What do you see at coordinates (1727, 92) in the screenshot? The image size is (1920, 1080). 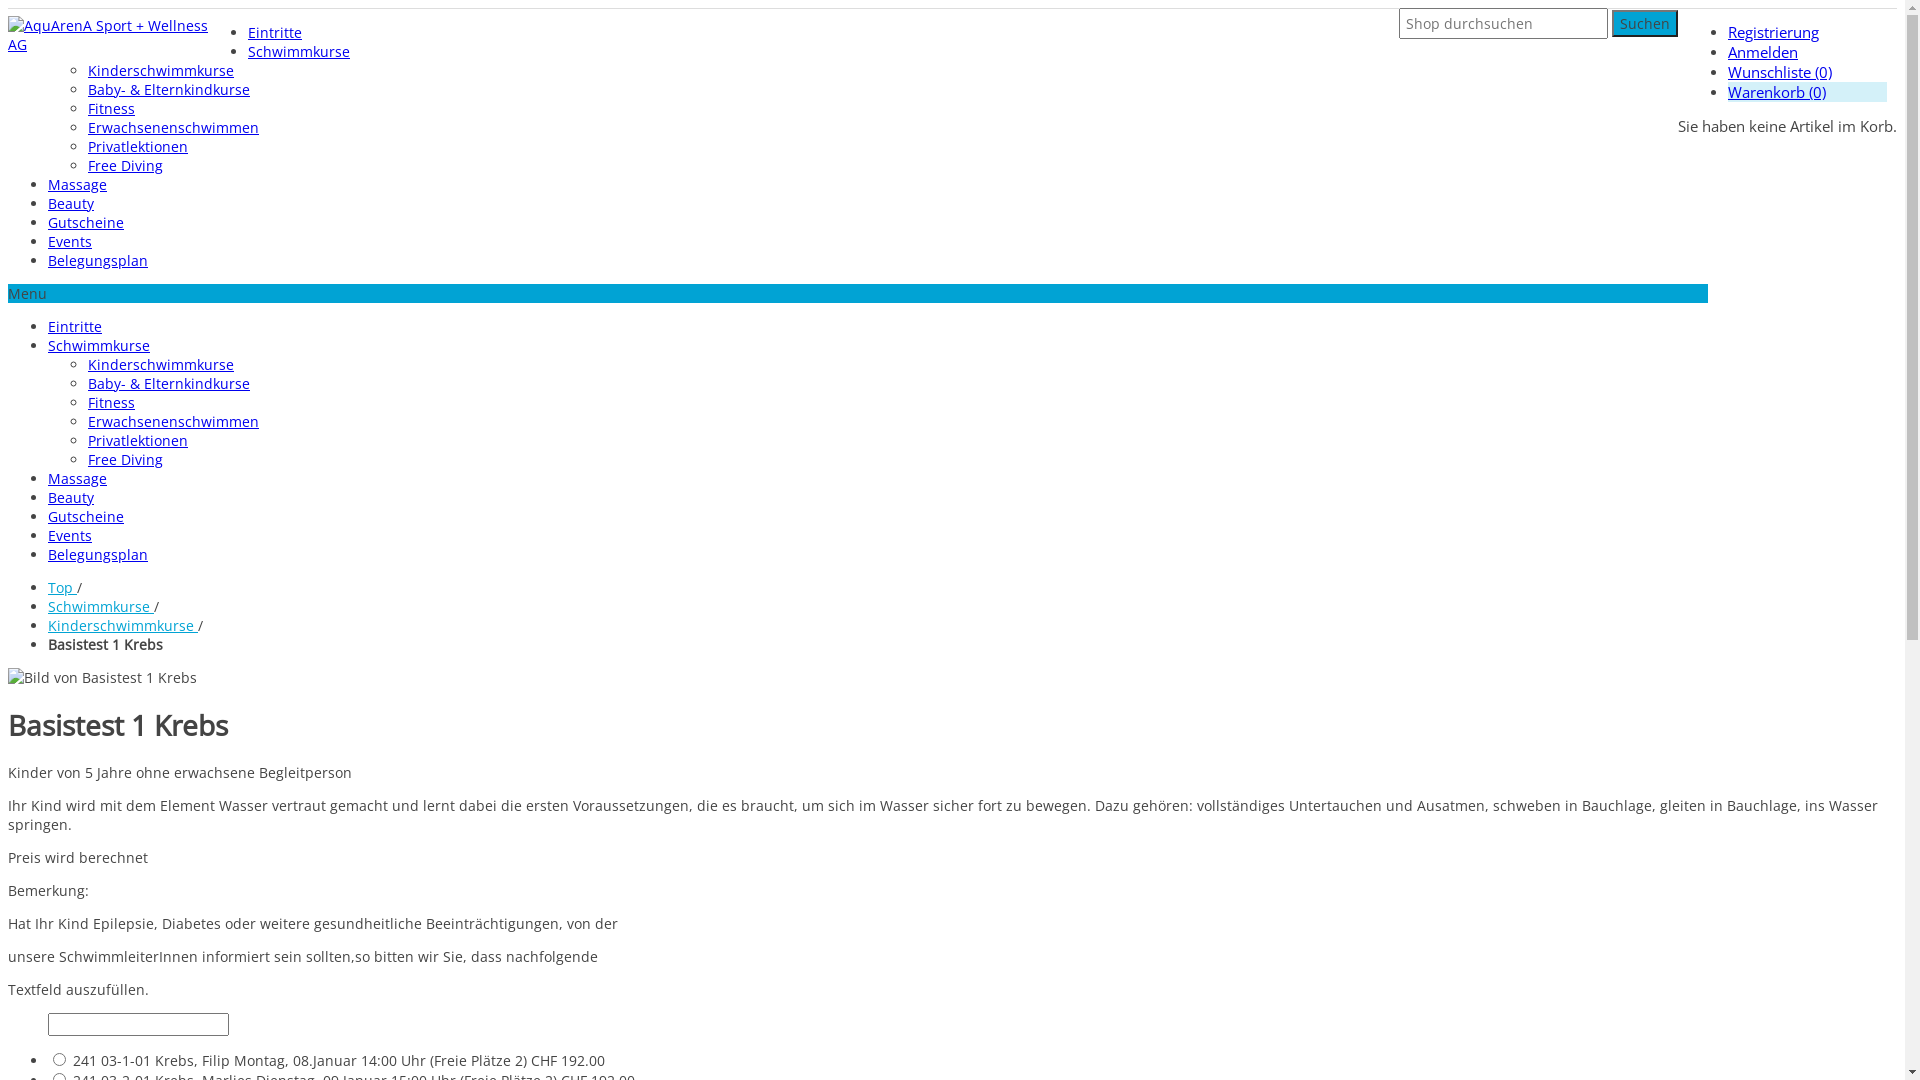 I see `'Warenkorb (0)'` at bounding box center [1727, 92].